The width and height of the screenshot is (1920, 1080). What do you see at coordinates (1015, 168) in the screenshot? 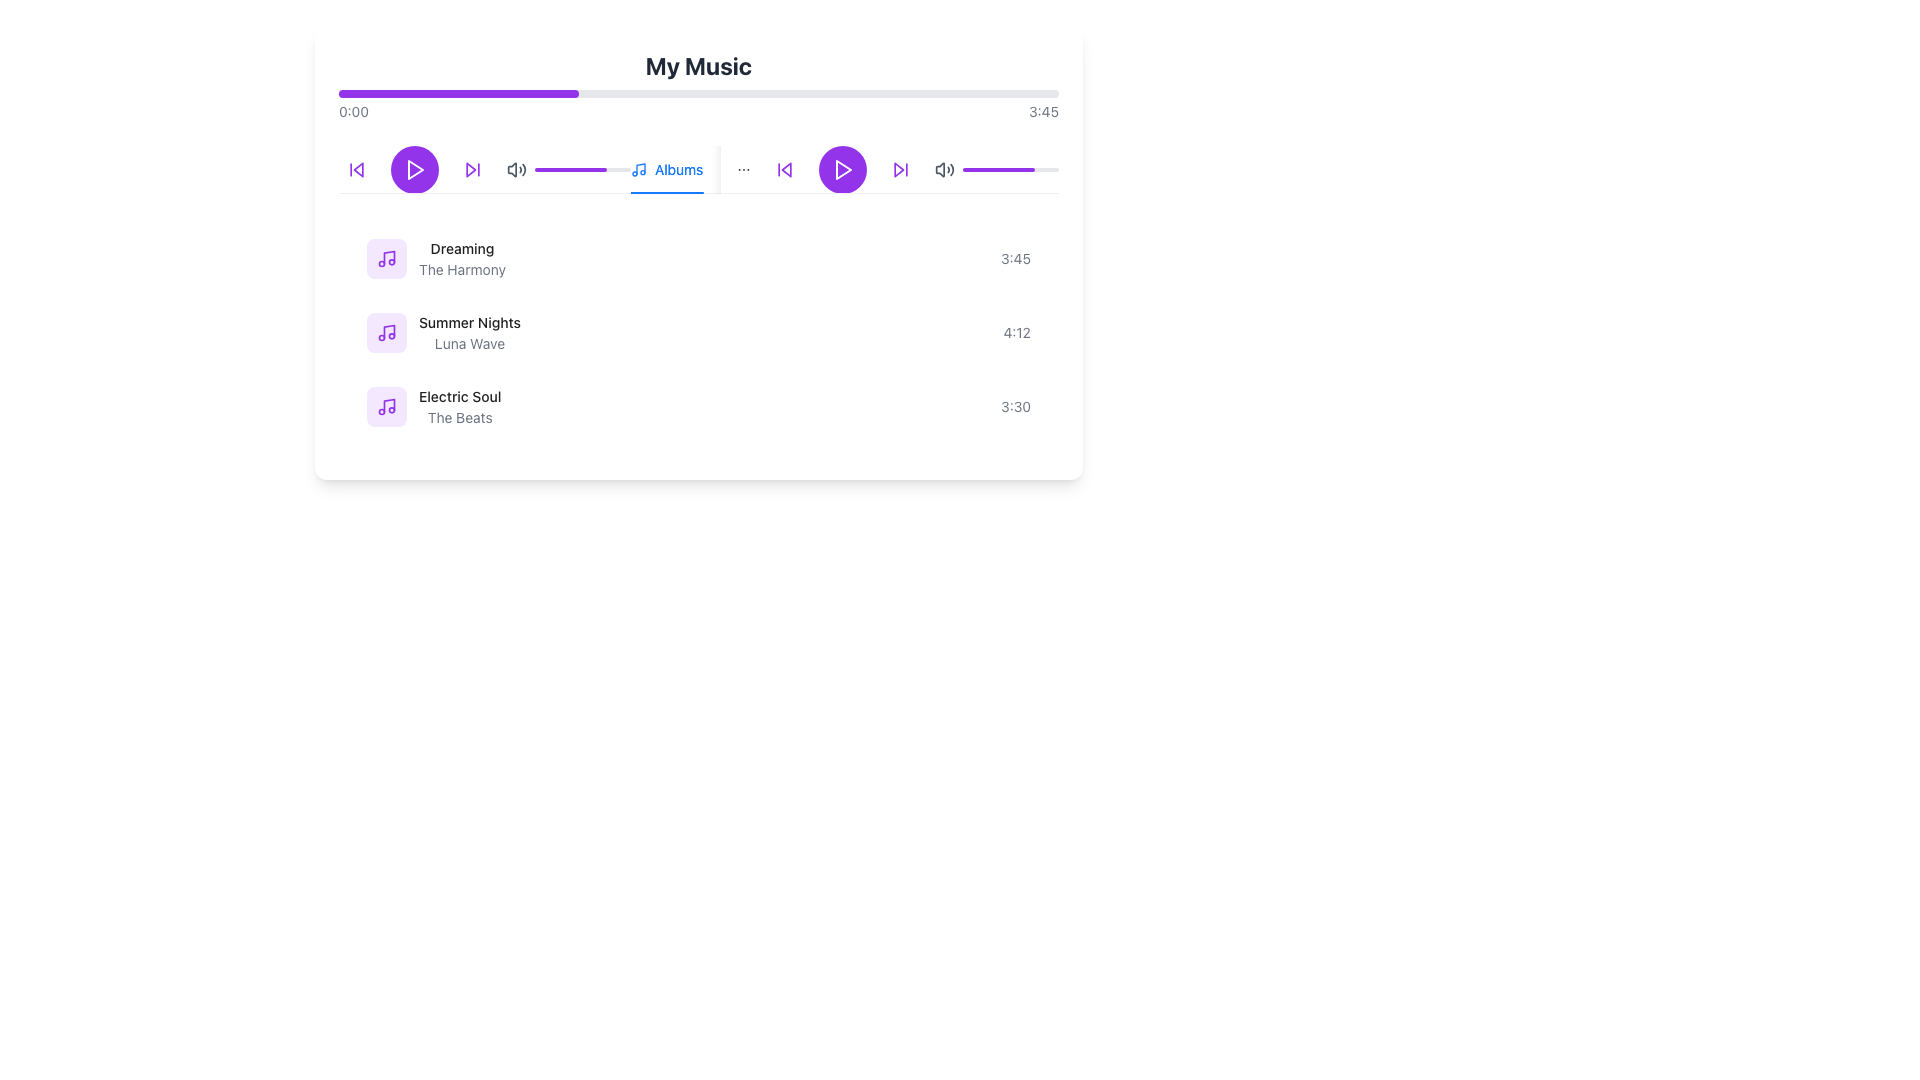
I see `volume` at bounding box center [1015, 168].